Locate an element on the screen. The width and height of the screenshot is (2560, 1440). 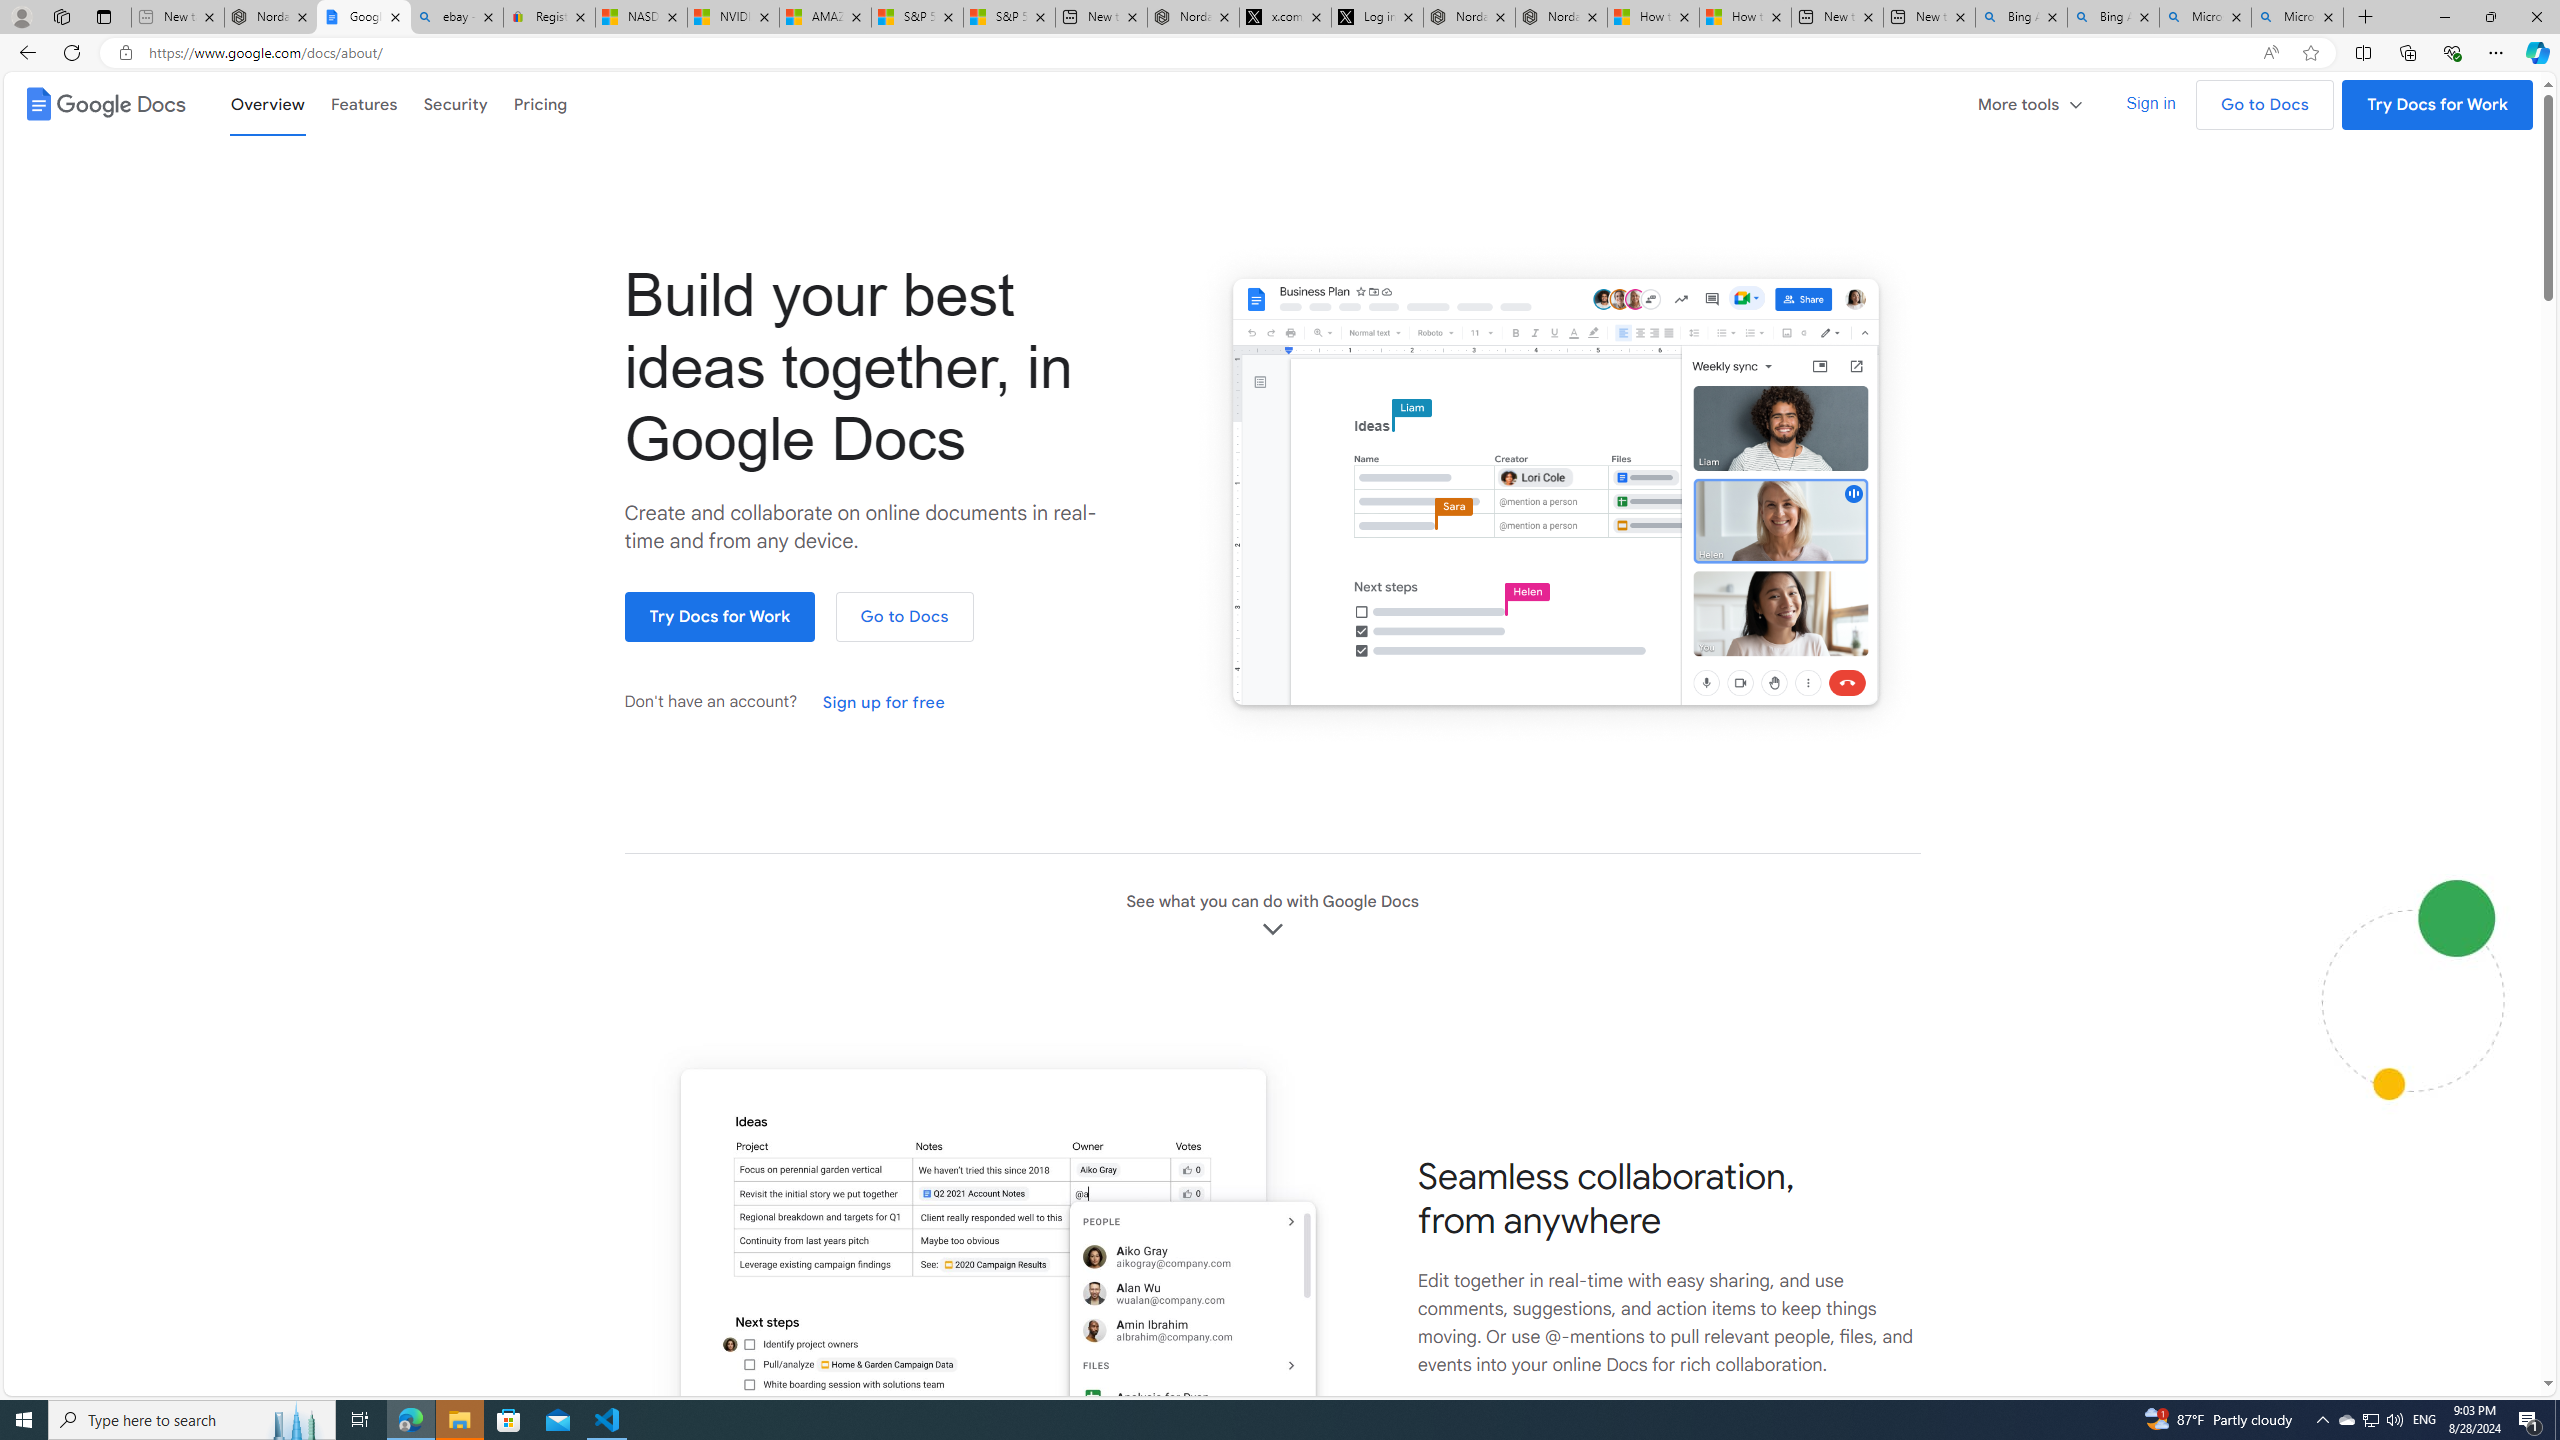
'Register: Create a personal eBay account' is located at coordinates (549, 16).